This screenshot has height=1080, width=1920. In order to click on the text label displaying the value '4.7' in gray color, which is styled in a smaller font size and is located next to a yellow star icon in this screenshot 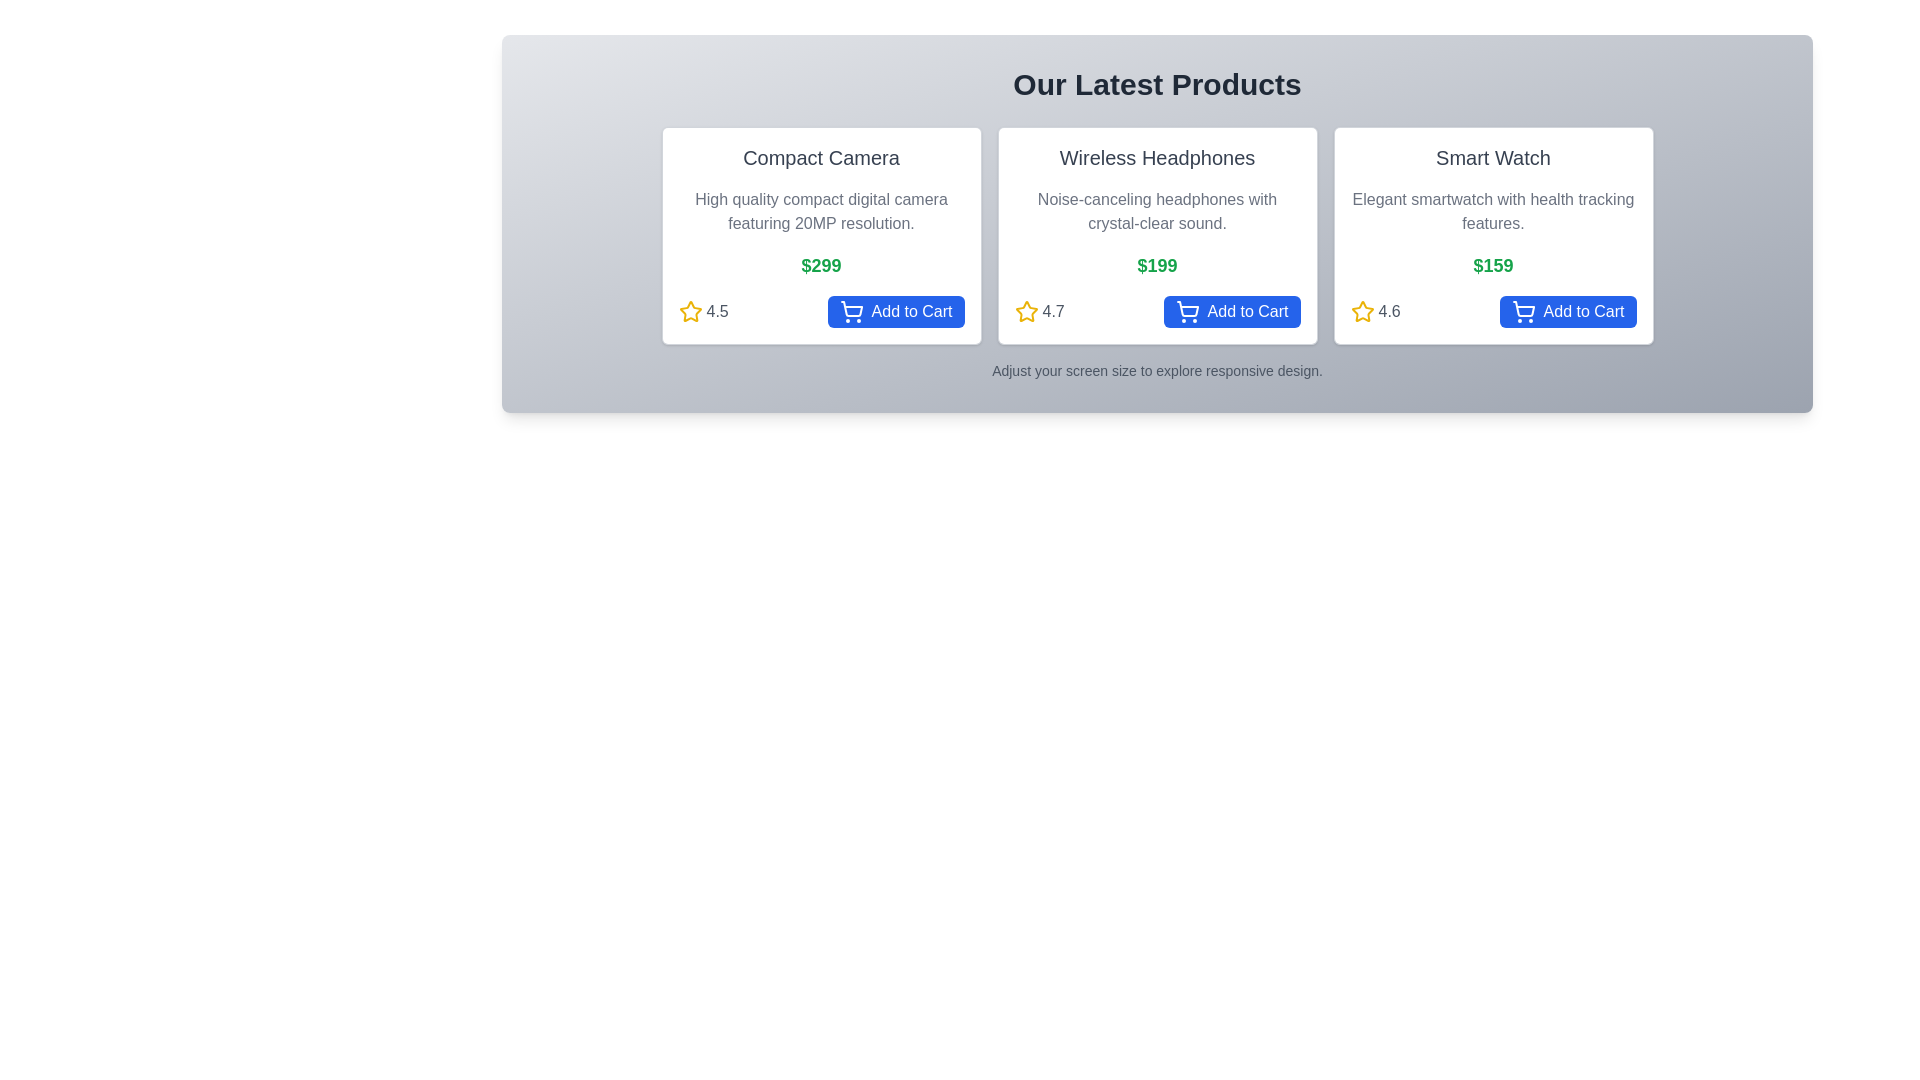, I will do `click(1052, 312)`.